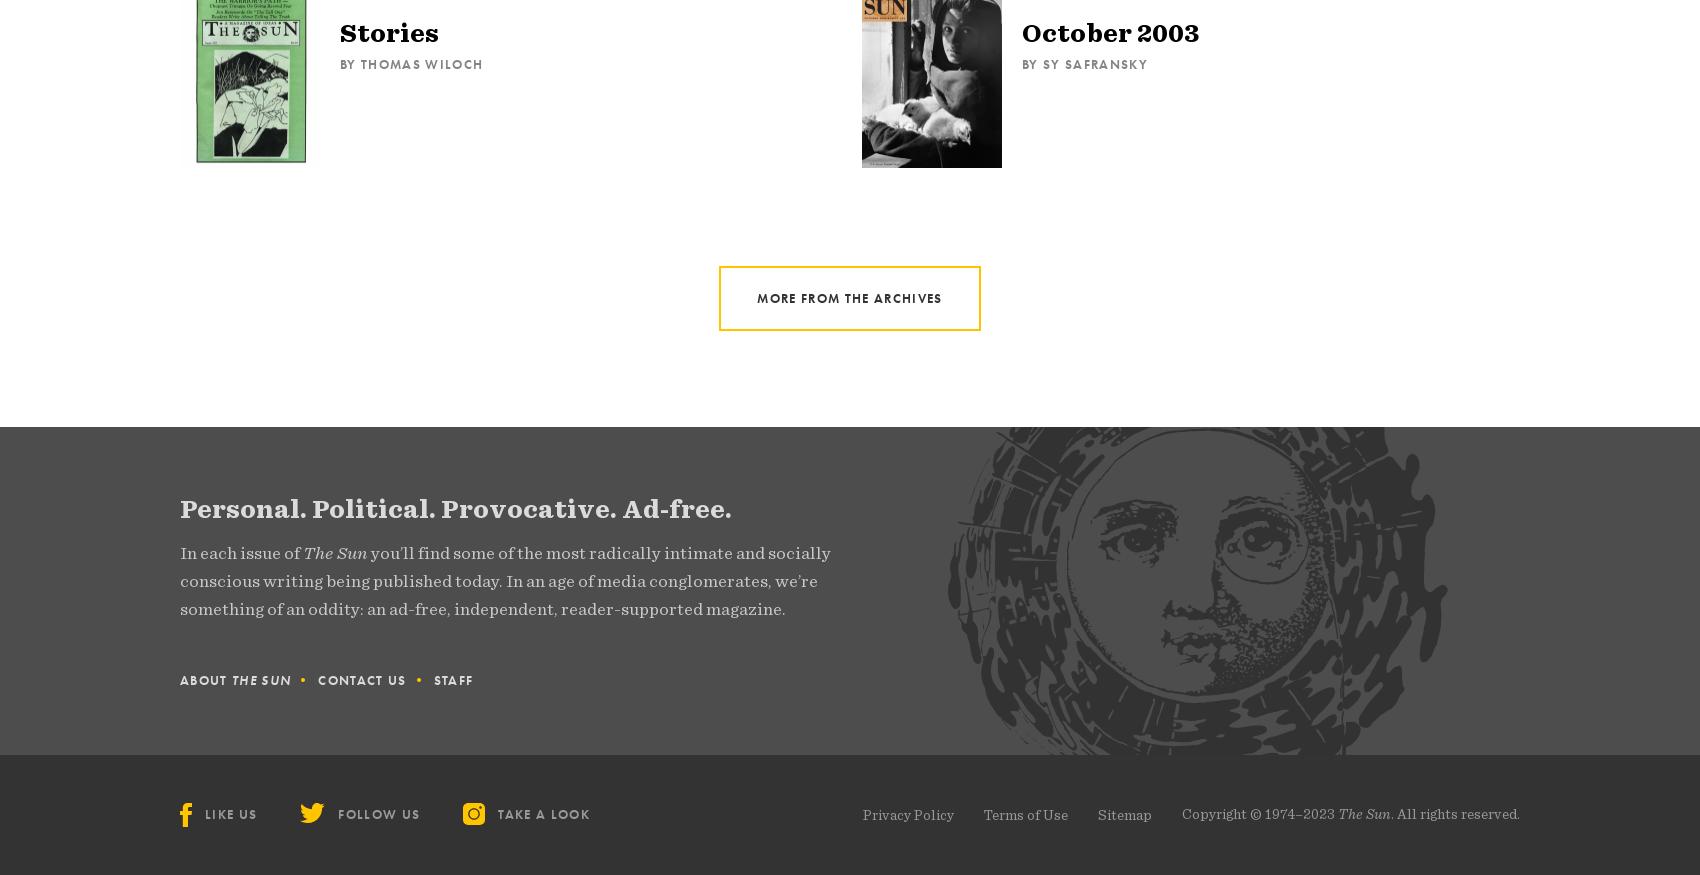  Describe the element at coordinates (1094, 64) in the screenshot. I see `'Sy  Safransky'` at that location.